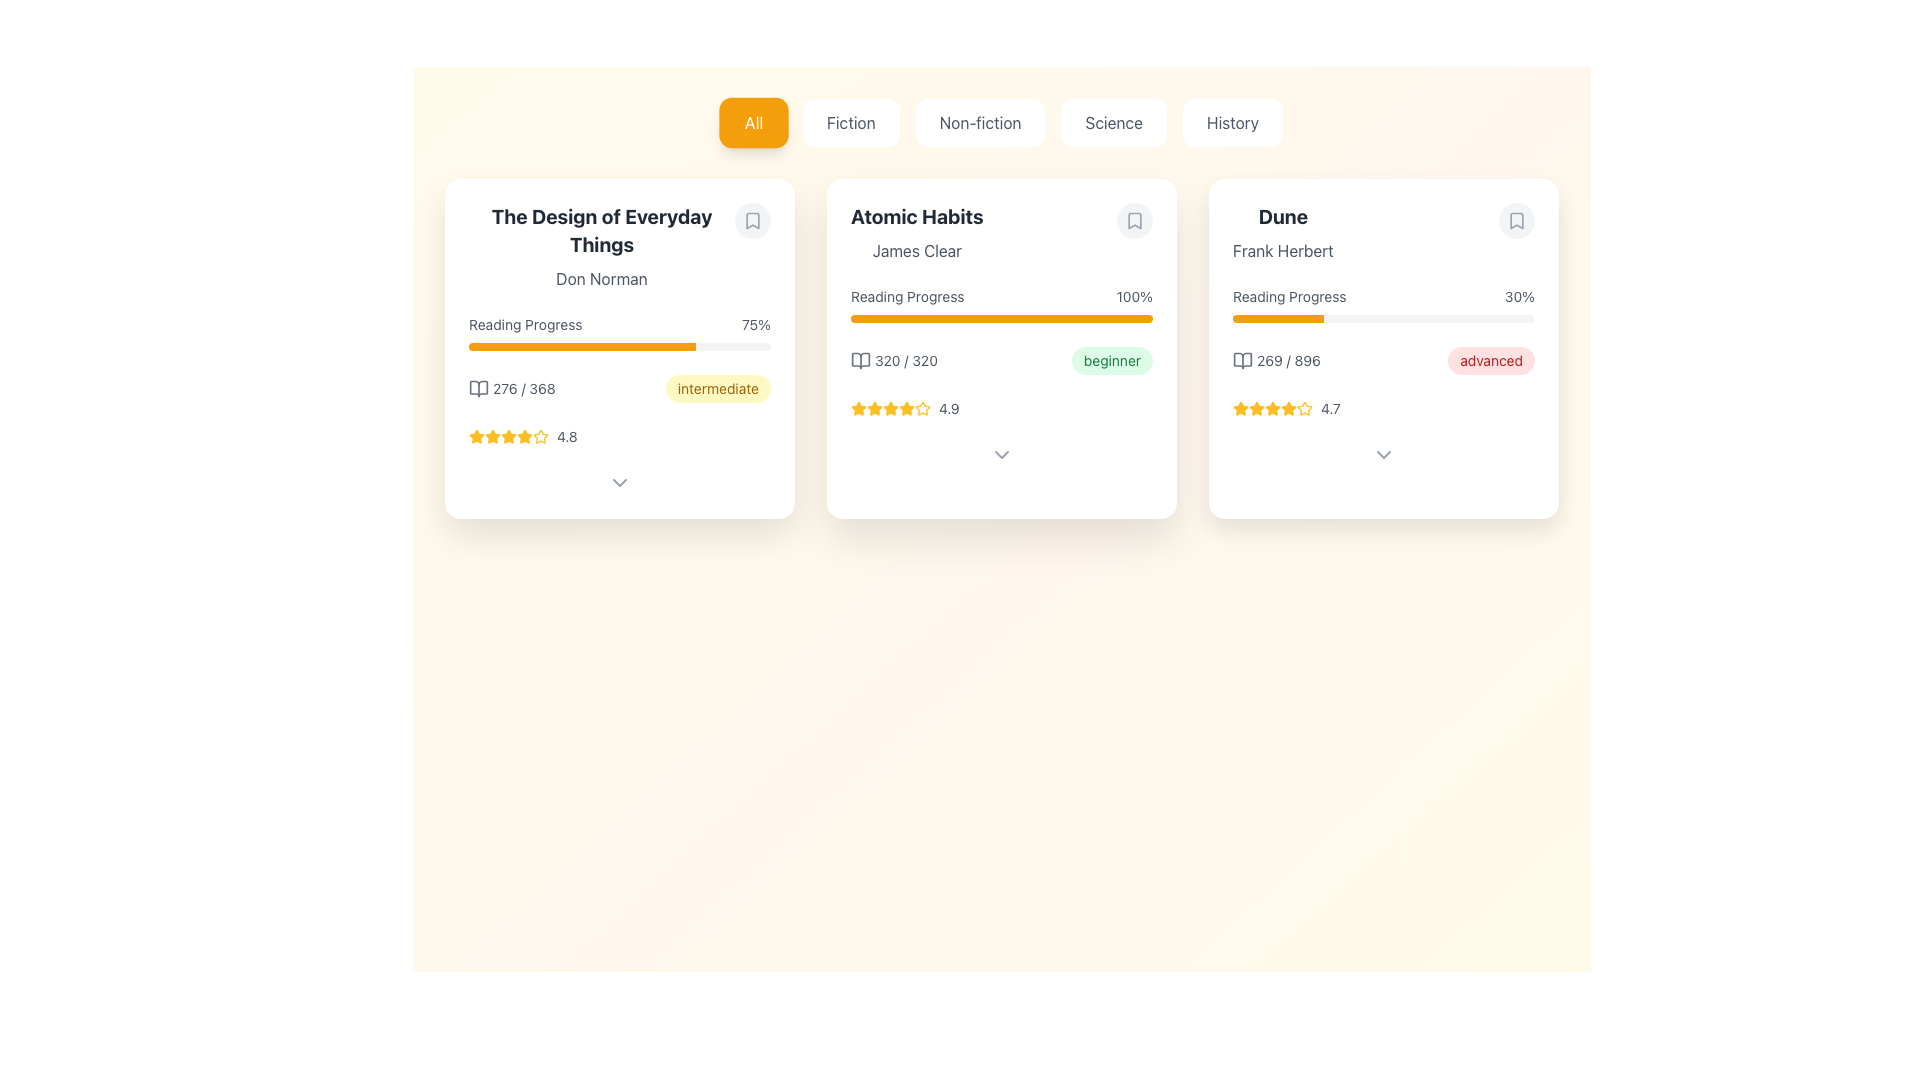  What do you see at coordinates (916, 249) in the screenshot?
I see `the text label displaying 'James Clear', which is located beneath the bold title 'Atomic Habits' within the book card` at bounding box center [916, 249].